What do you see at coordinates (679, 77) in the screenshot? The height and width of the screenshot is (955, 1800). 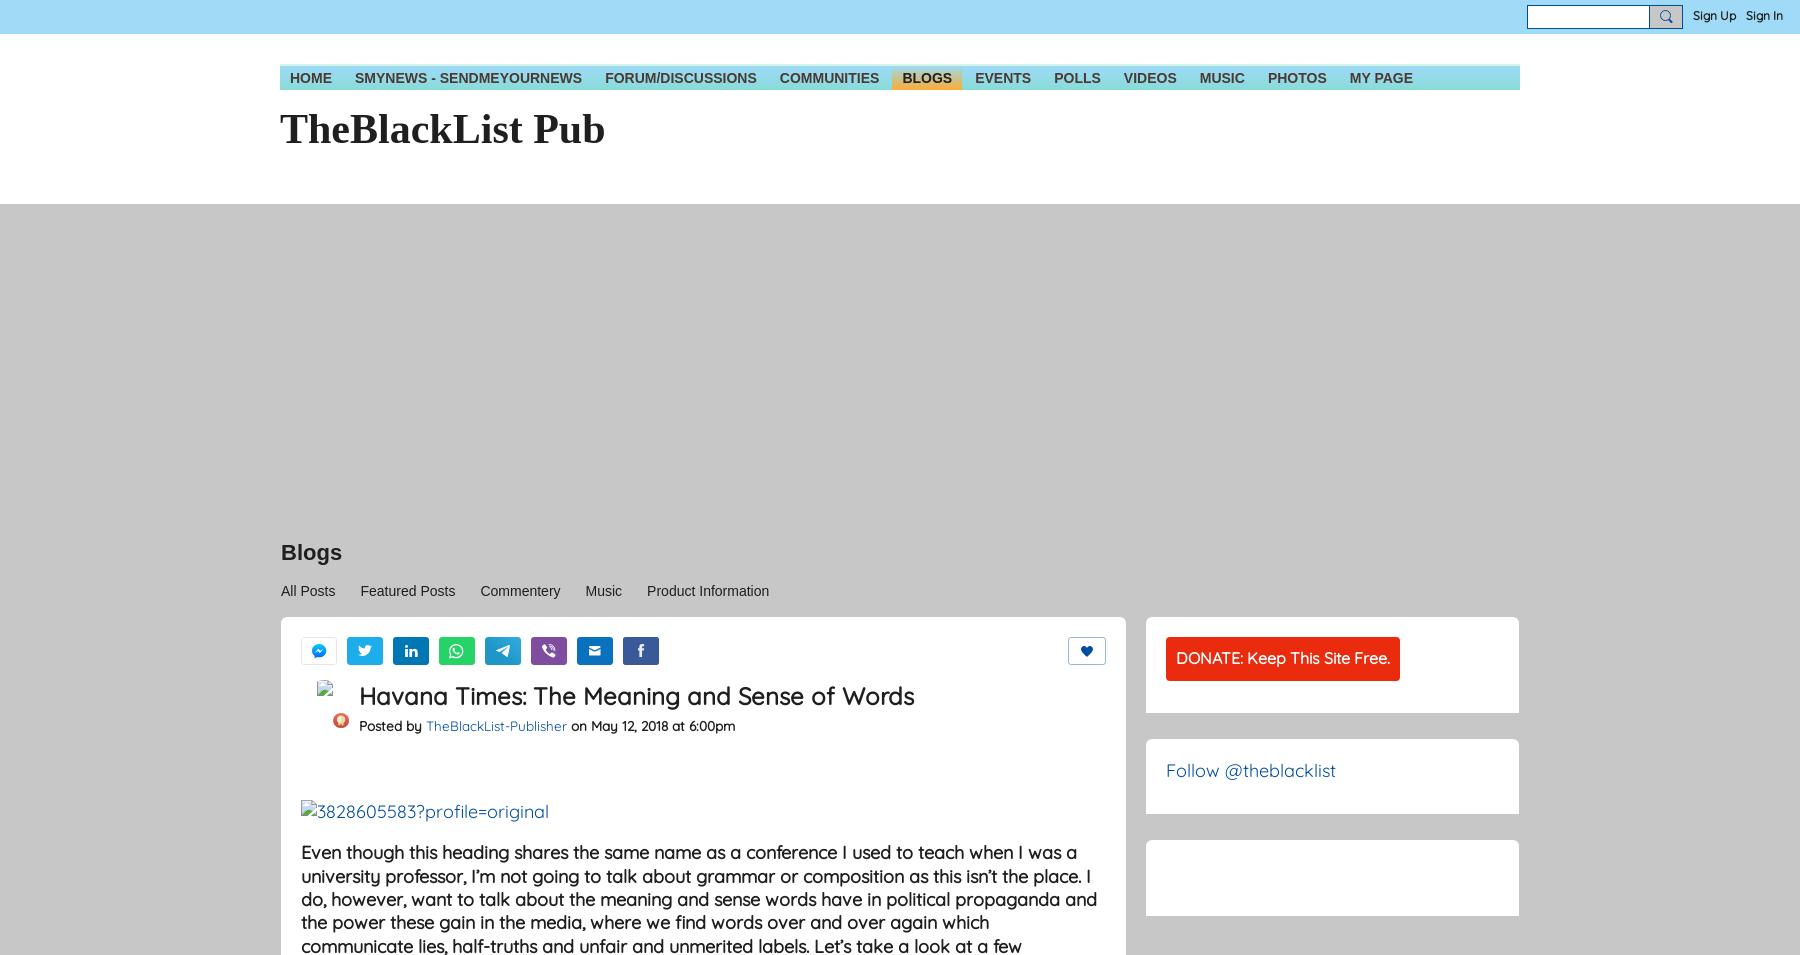 I see `'Forum/Discussions'` at bounding box center [679, 77].